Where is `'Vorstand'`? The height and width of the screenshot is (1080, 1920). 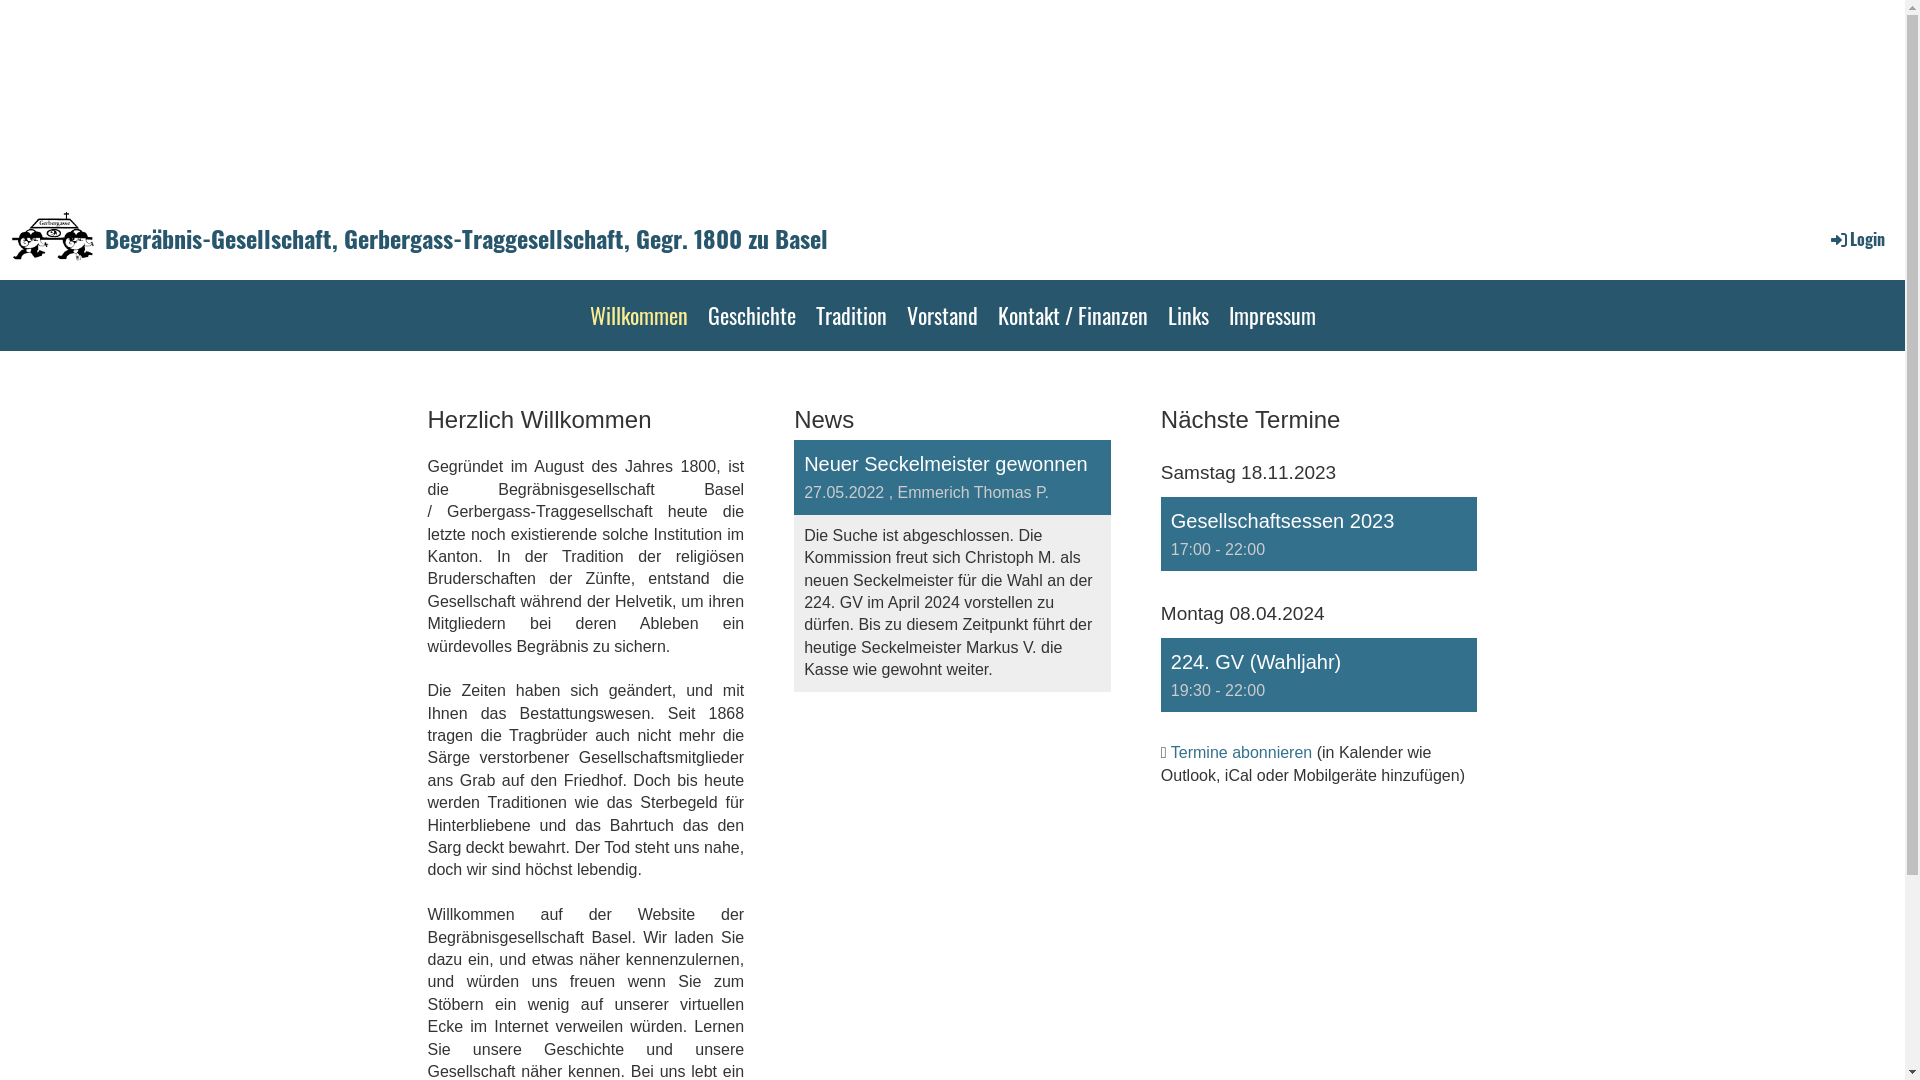
'Vorstand' is located at coordinates (940, 315).